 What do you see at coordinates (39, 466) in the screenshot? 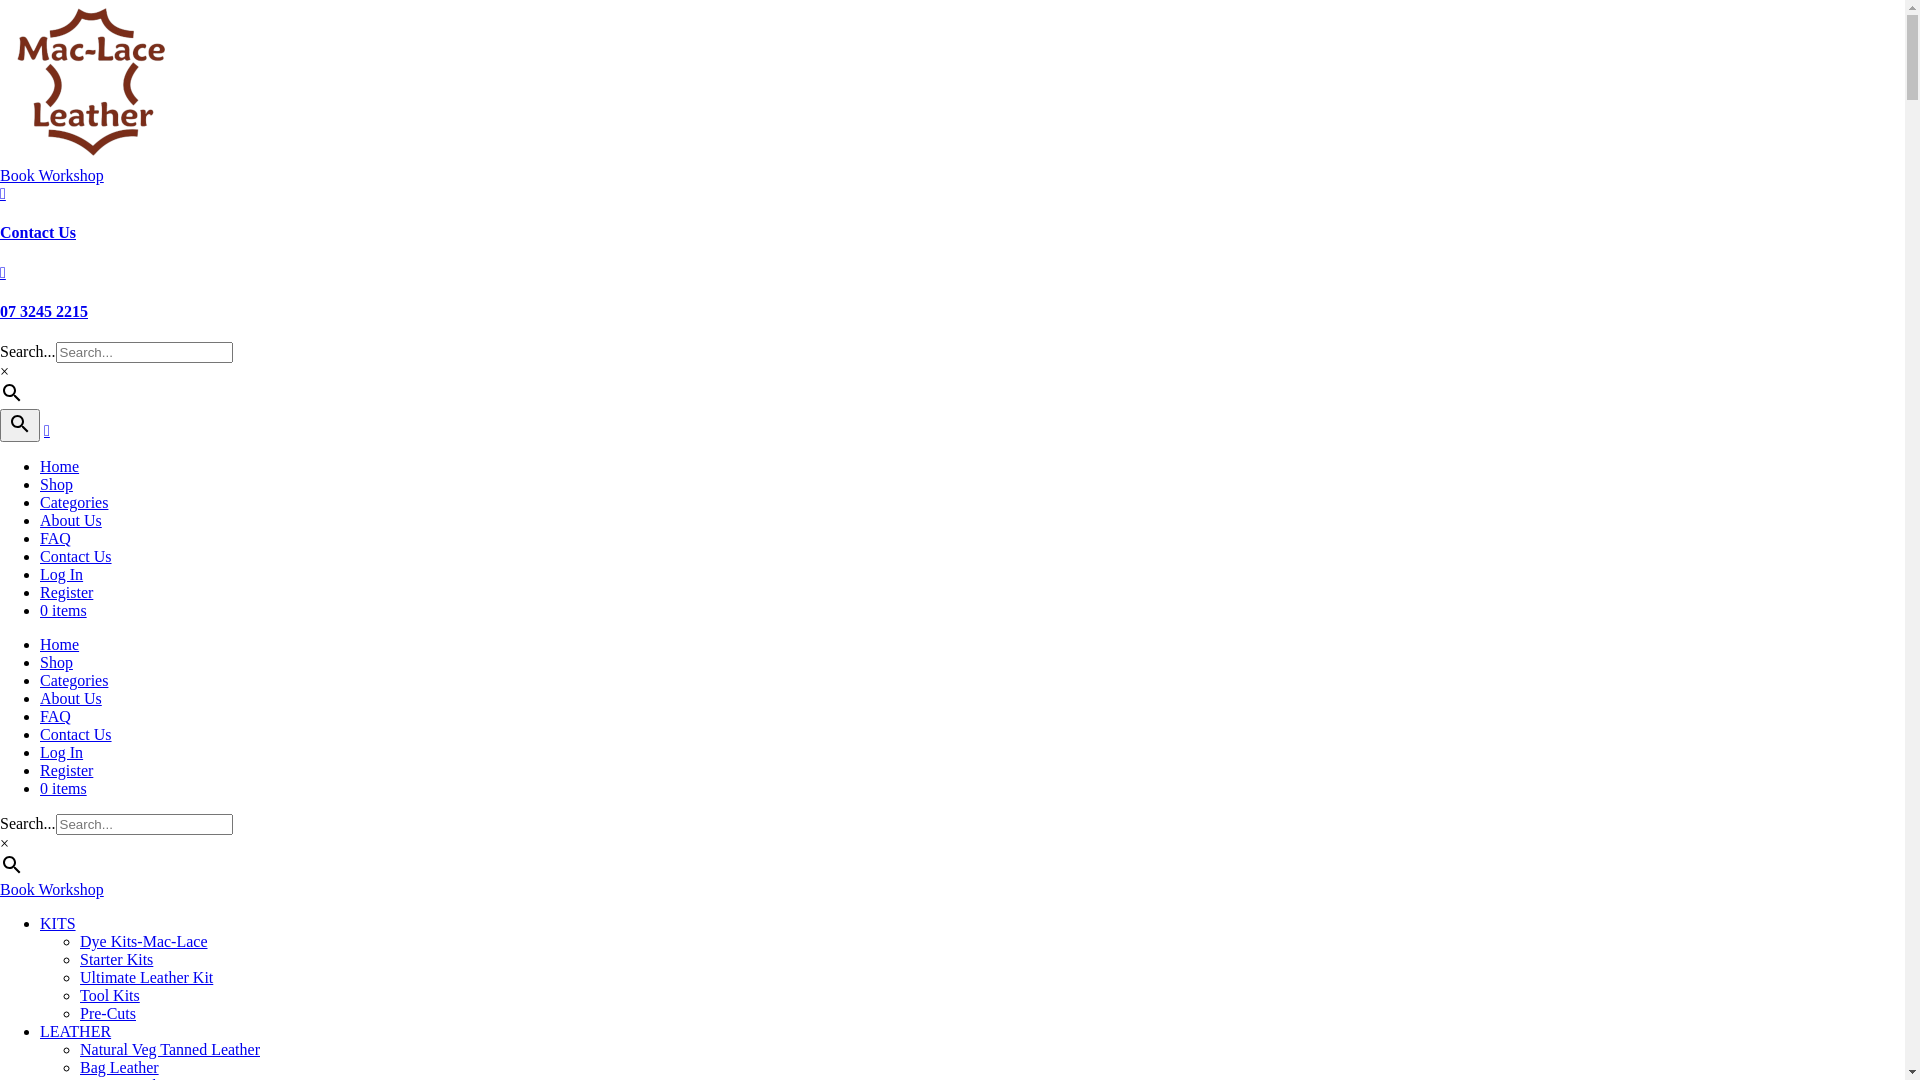
I see `'Home'` at bounding box center [39, 466].